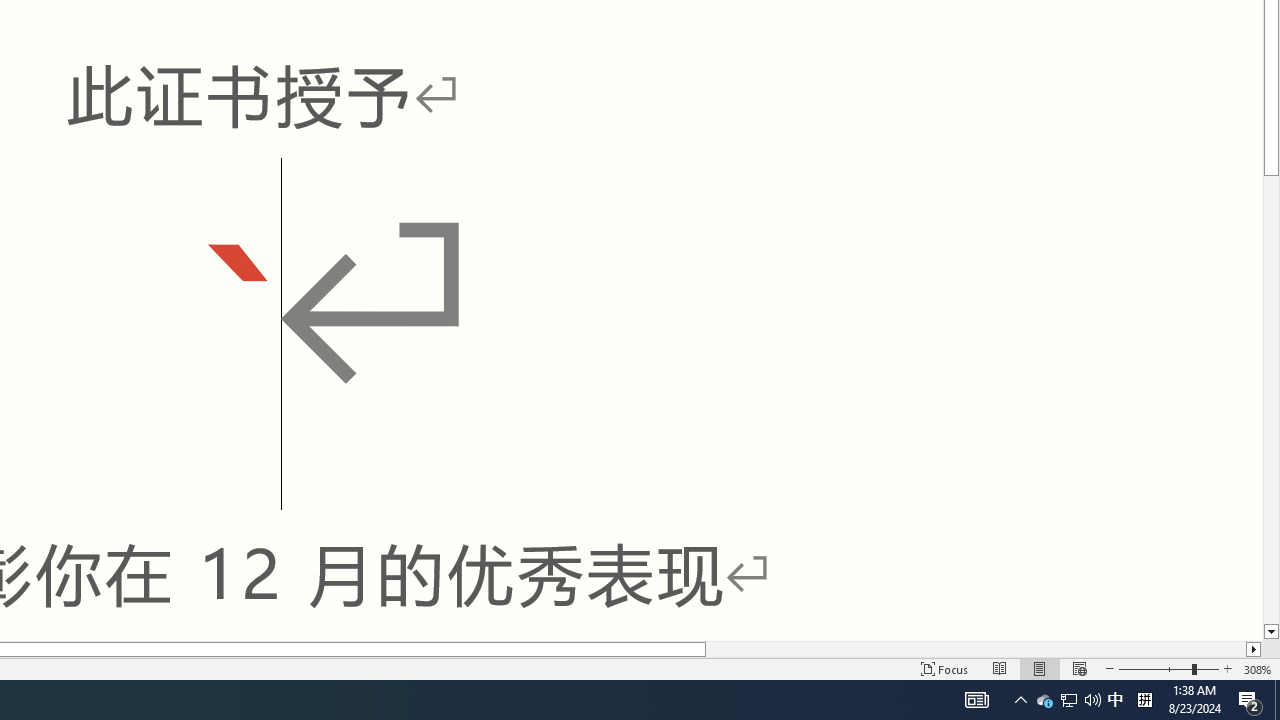 The height and width of the screenshot is (720, 1280). I want to click on 'Read Mode', so click(1000, 669).